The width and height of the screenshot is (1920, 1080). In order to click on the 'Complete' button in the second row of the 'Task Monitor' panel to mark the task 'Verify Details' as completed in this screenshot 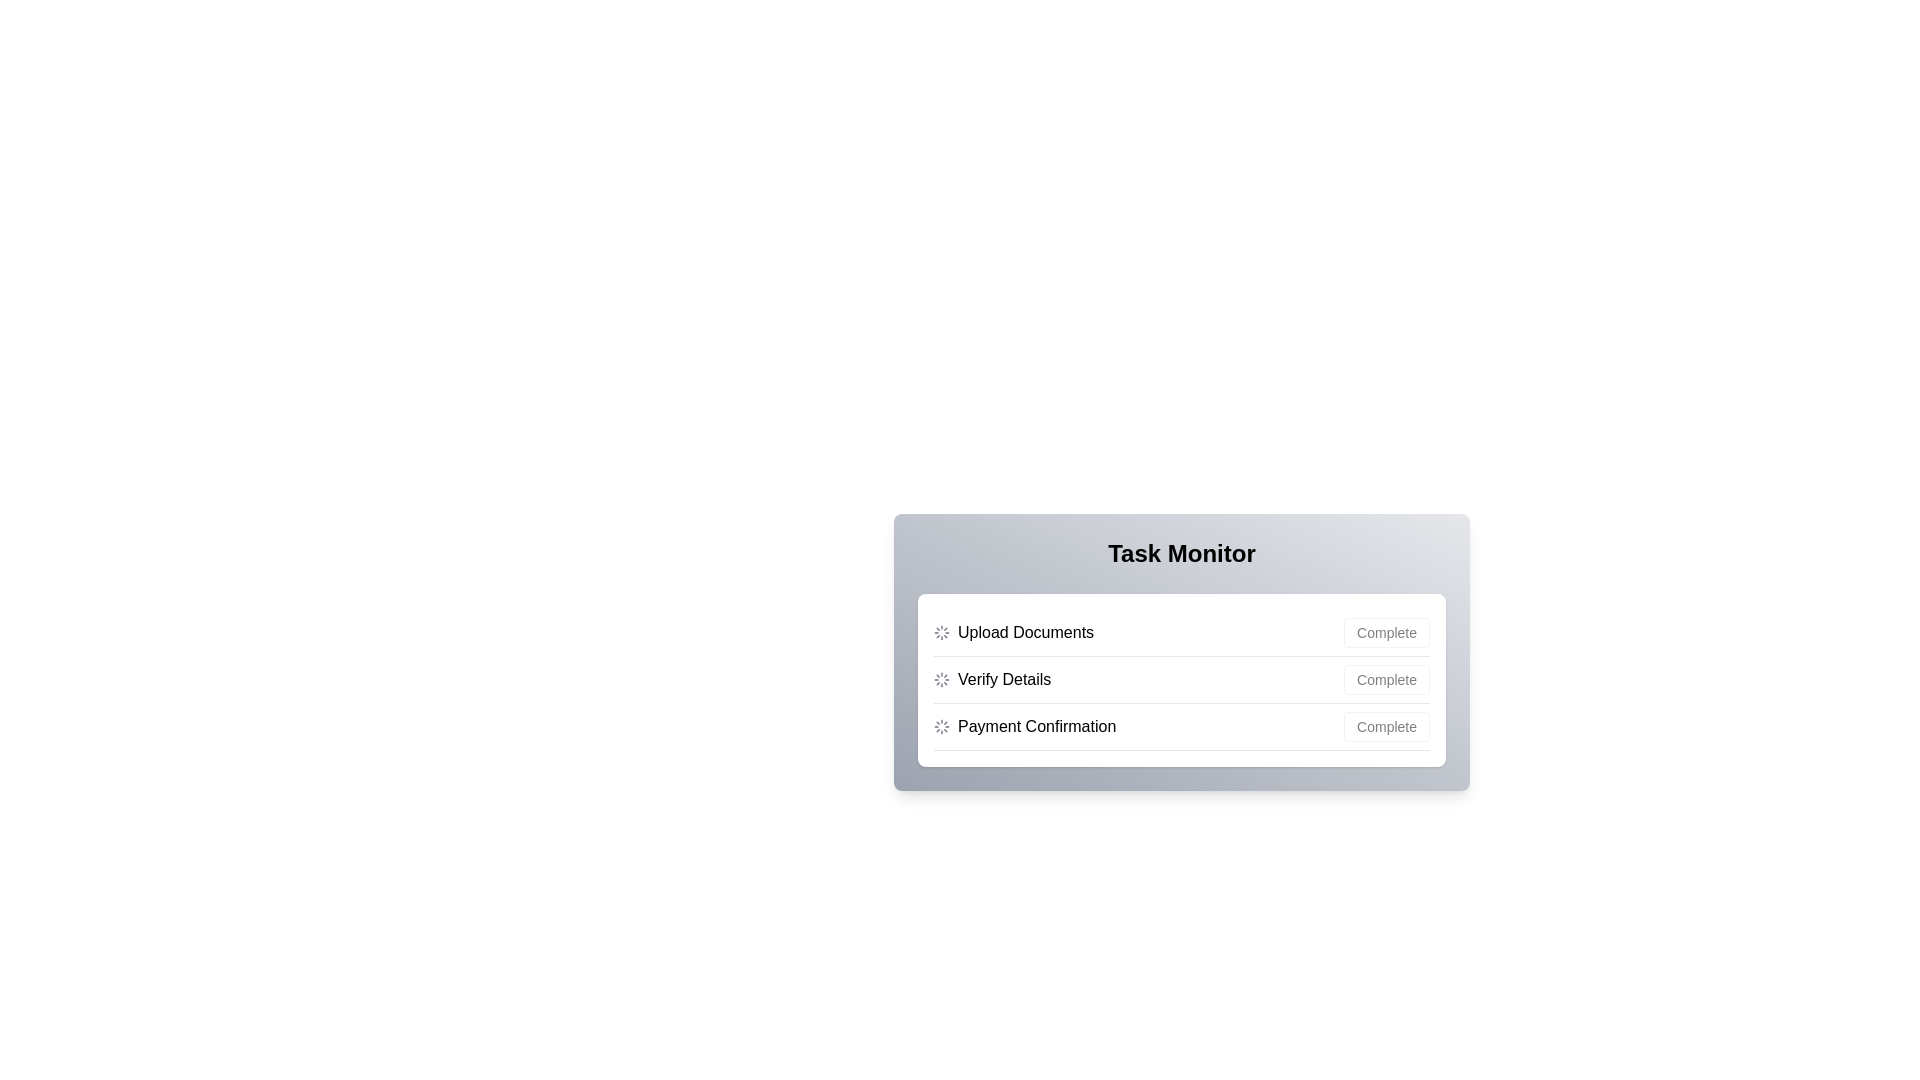, I will do `click(1349, 671)`.